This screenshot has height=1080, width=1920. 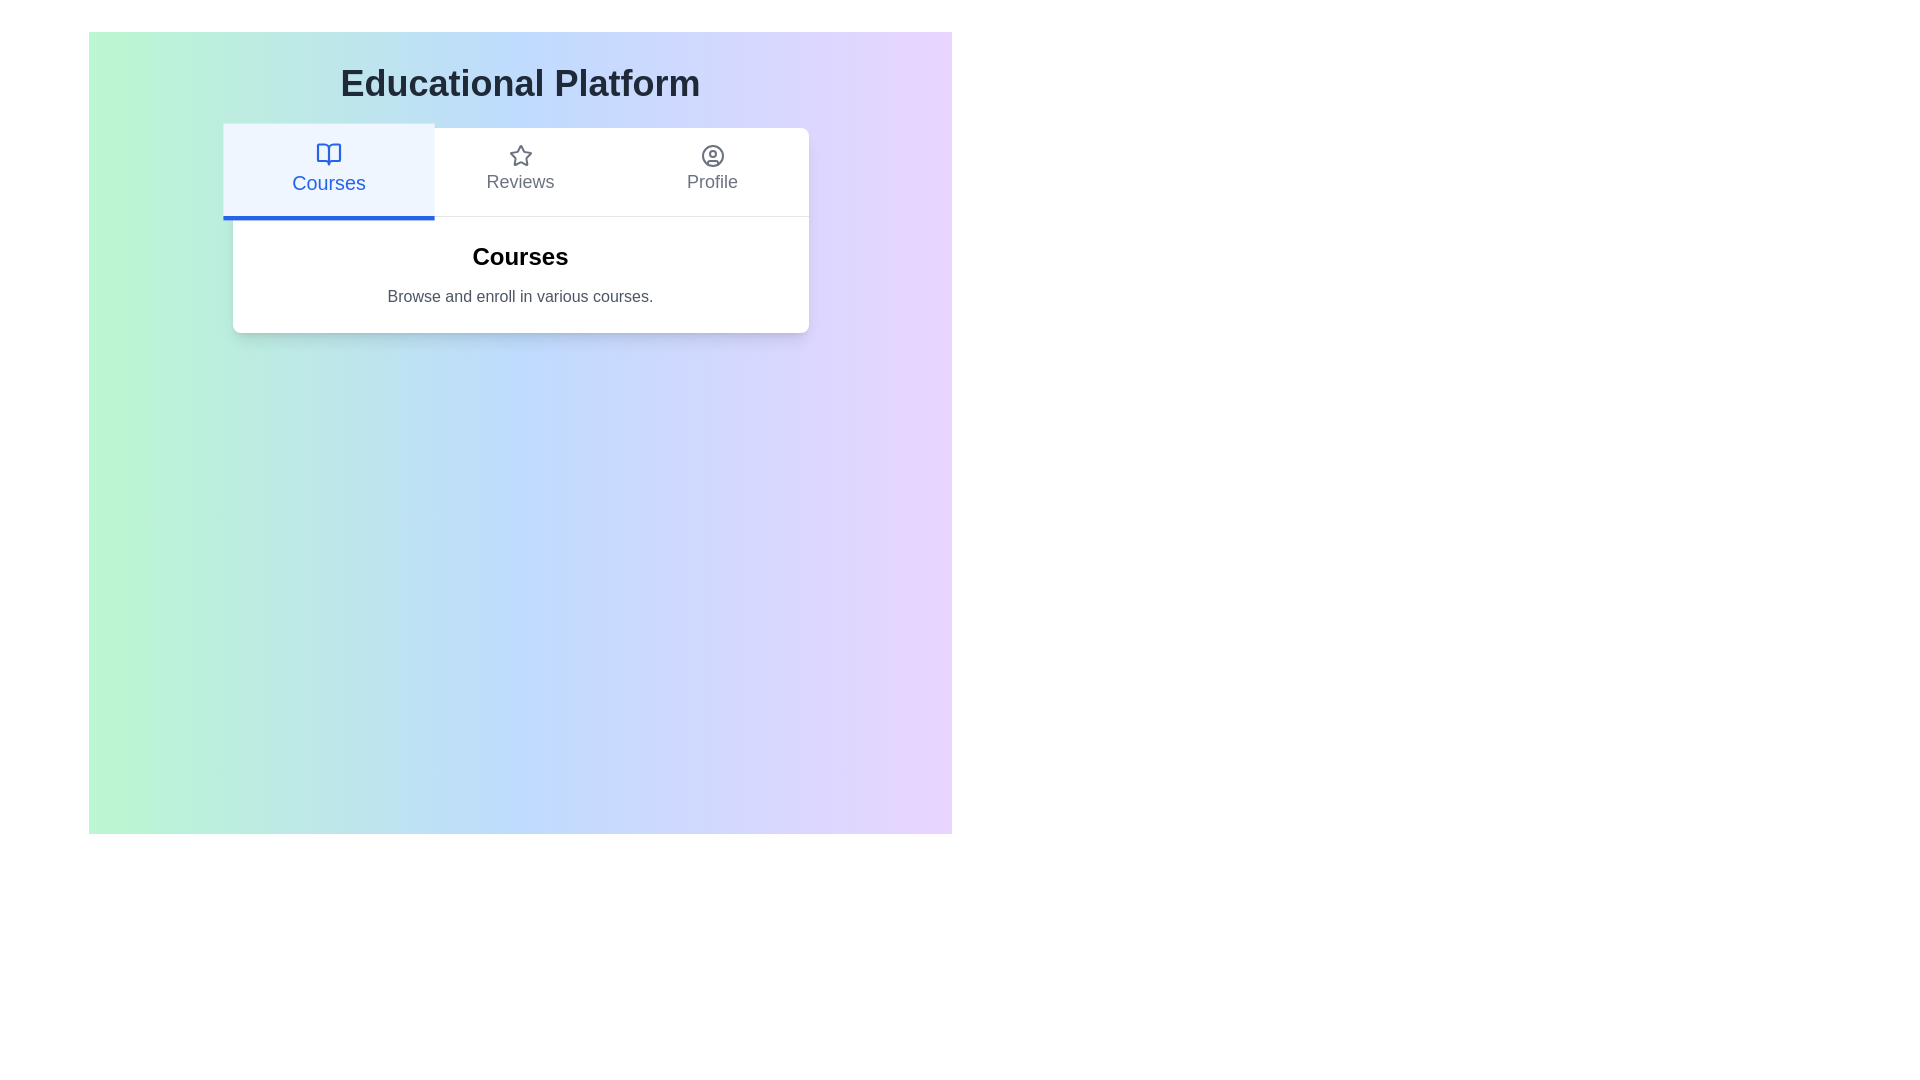 I want to click on the Courses tab to switch views, so click(x=328, y=171).